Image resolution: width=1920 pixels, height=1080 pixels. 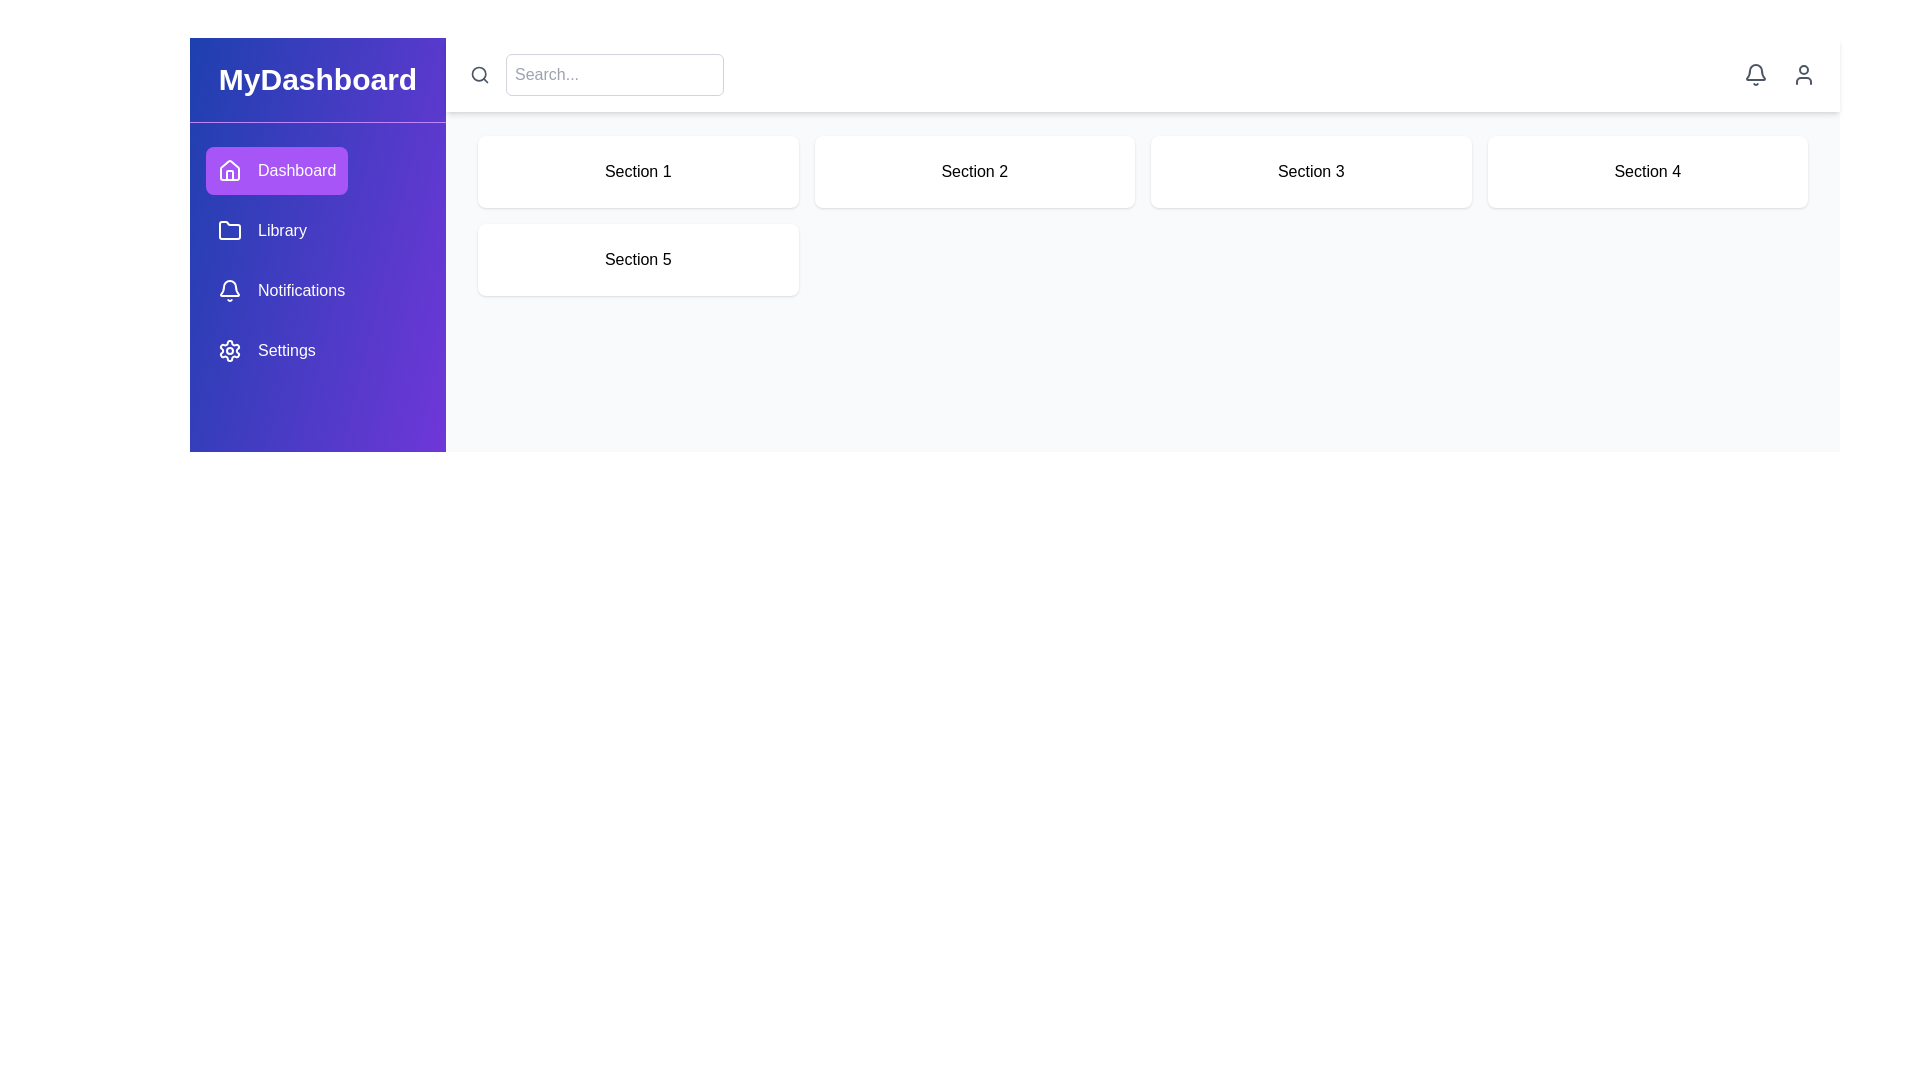 I want to click on the 'Library' button, which is located in the vertical navigation menu beneath the 'Dashboard' button and above the 'Notifications' button, featuring a folder icon and a light purple hover effect, so click(x=261, y=230).